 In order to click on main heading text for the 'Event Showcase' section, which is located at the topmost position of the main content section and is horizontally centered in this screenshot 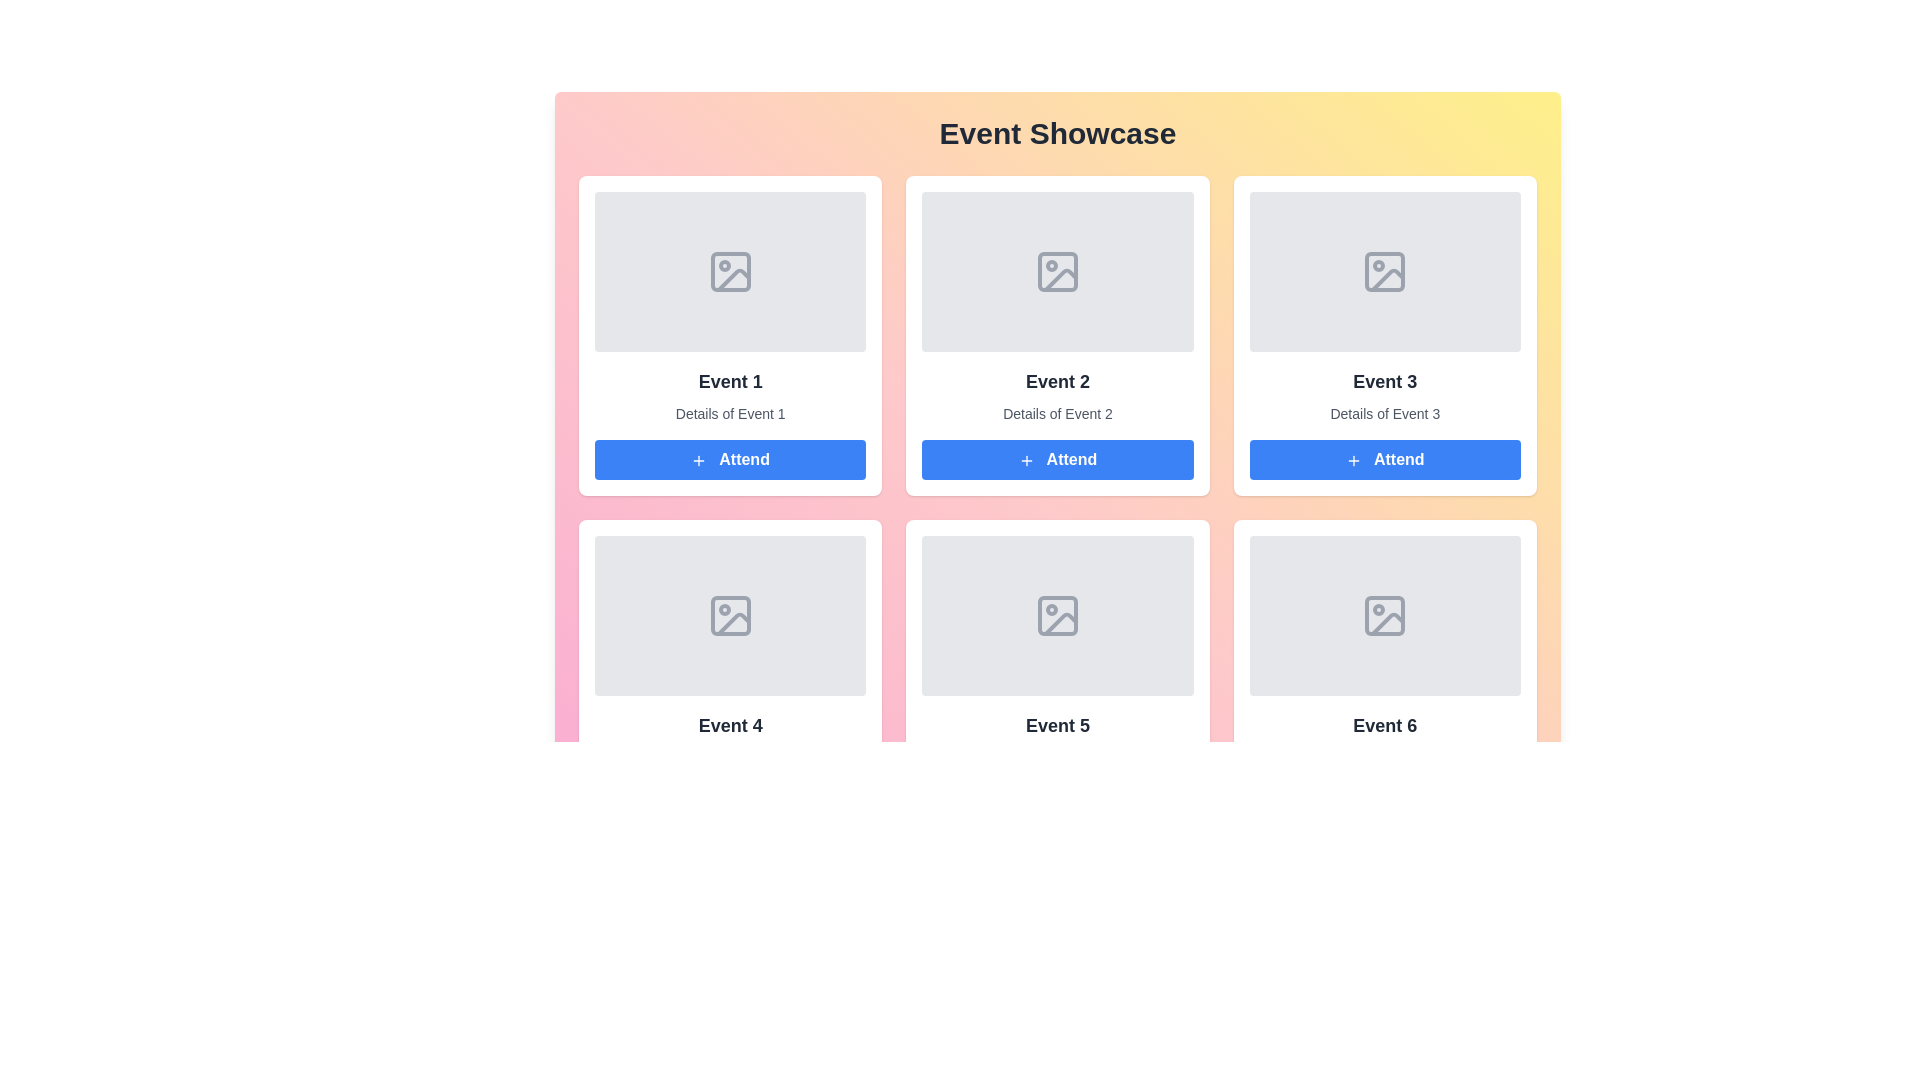, I will do `click(1056, 134)`.